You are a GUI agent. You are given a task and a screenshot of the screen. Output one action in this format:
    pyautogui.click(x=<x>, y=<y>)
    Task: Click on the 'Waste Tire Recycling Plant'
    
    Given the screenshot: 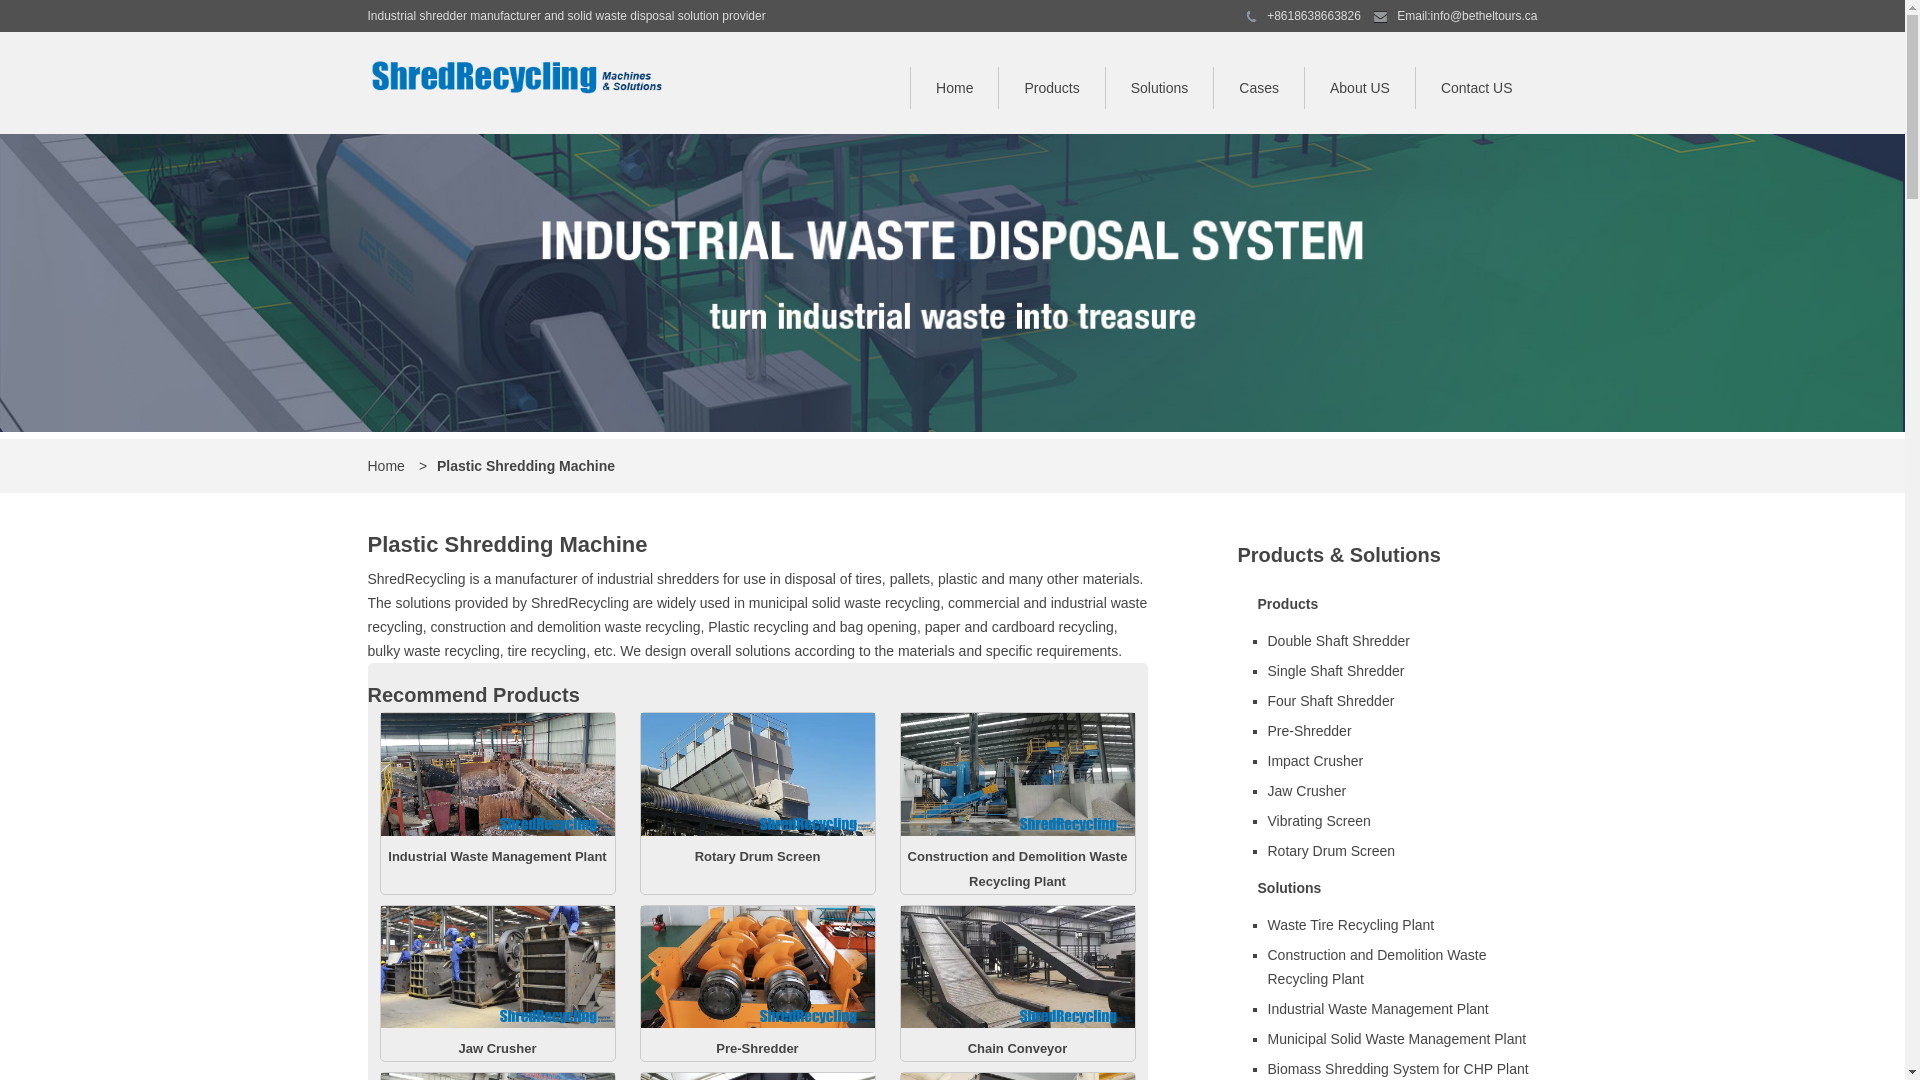 What is the action you would take?
    pyautogui.click(x=1266, y=925)
    